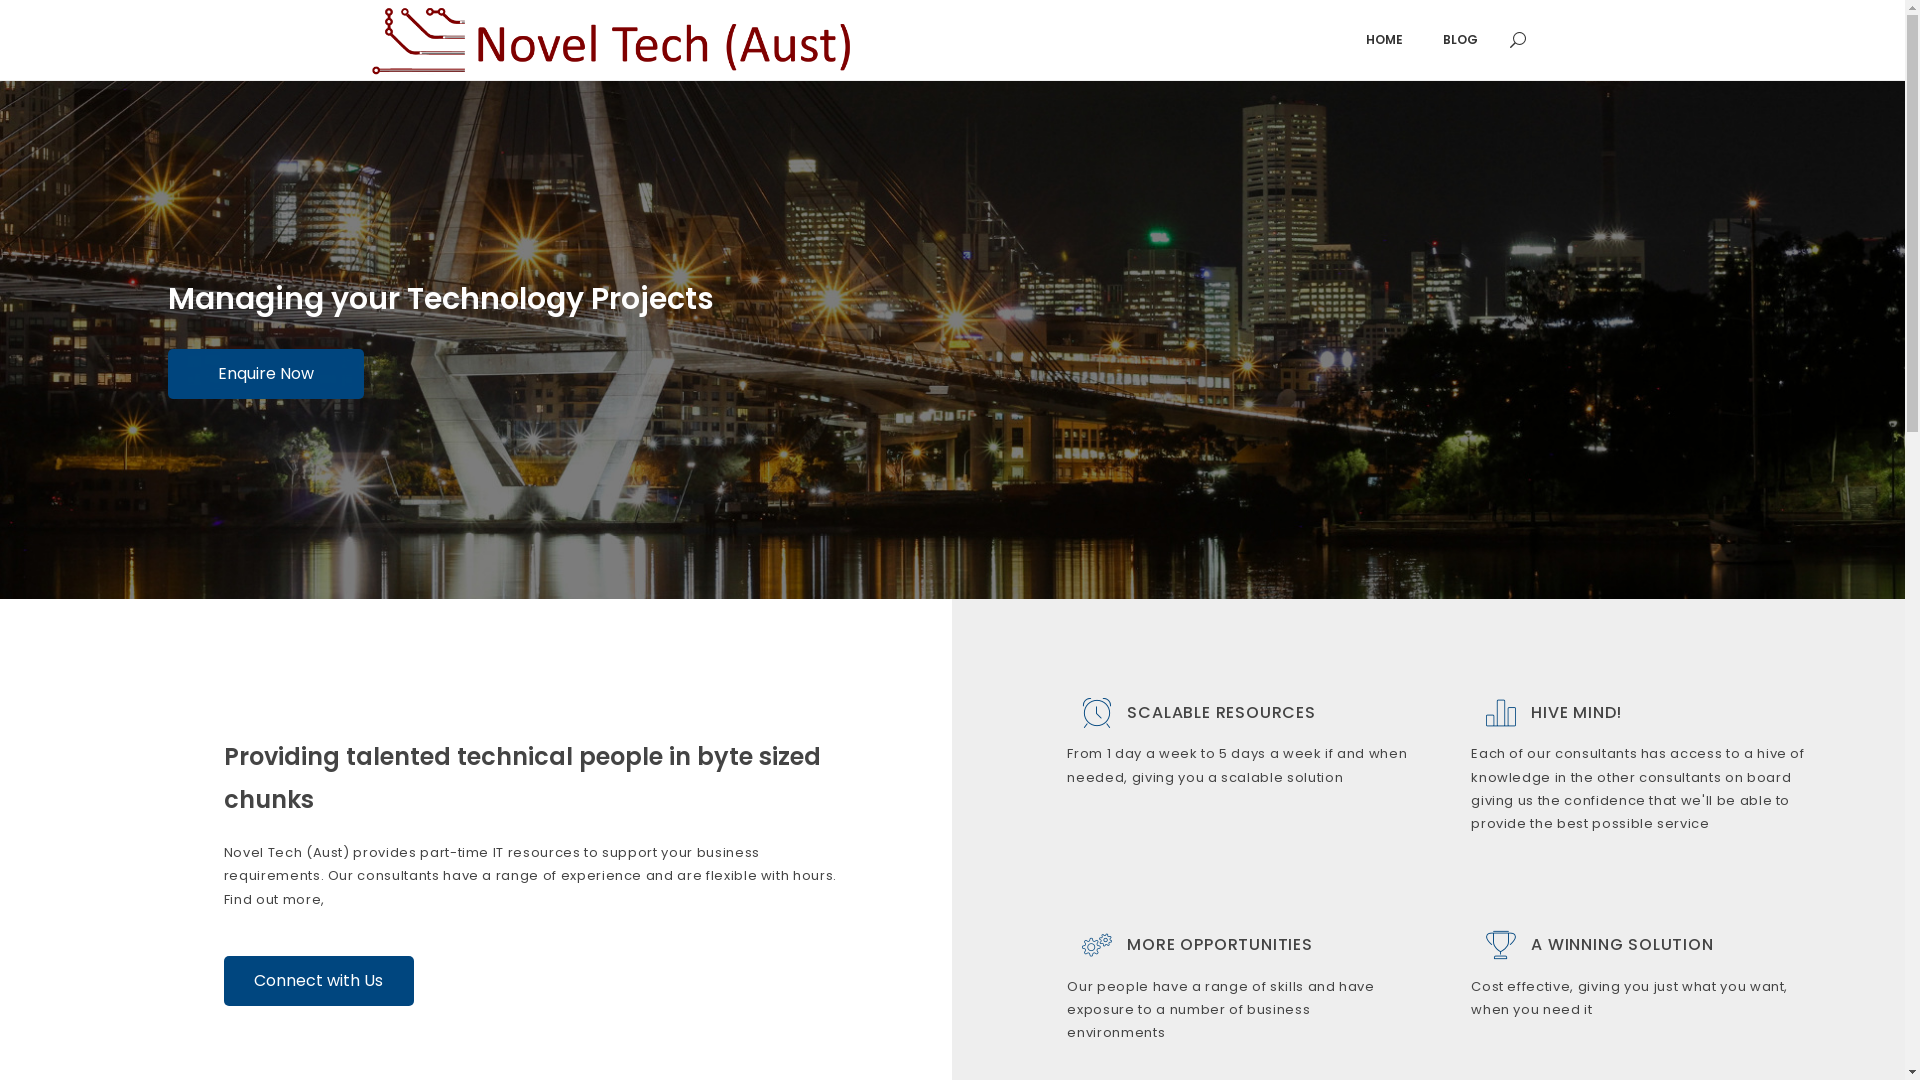 The height and width of the screenshot is (1080, 1920). What do you see at coordinates (1575, 710) in the screenshot?
I see `'HIVE MIND!'` at bounding box center [1575, 710].